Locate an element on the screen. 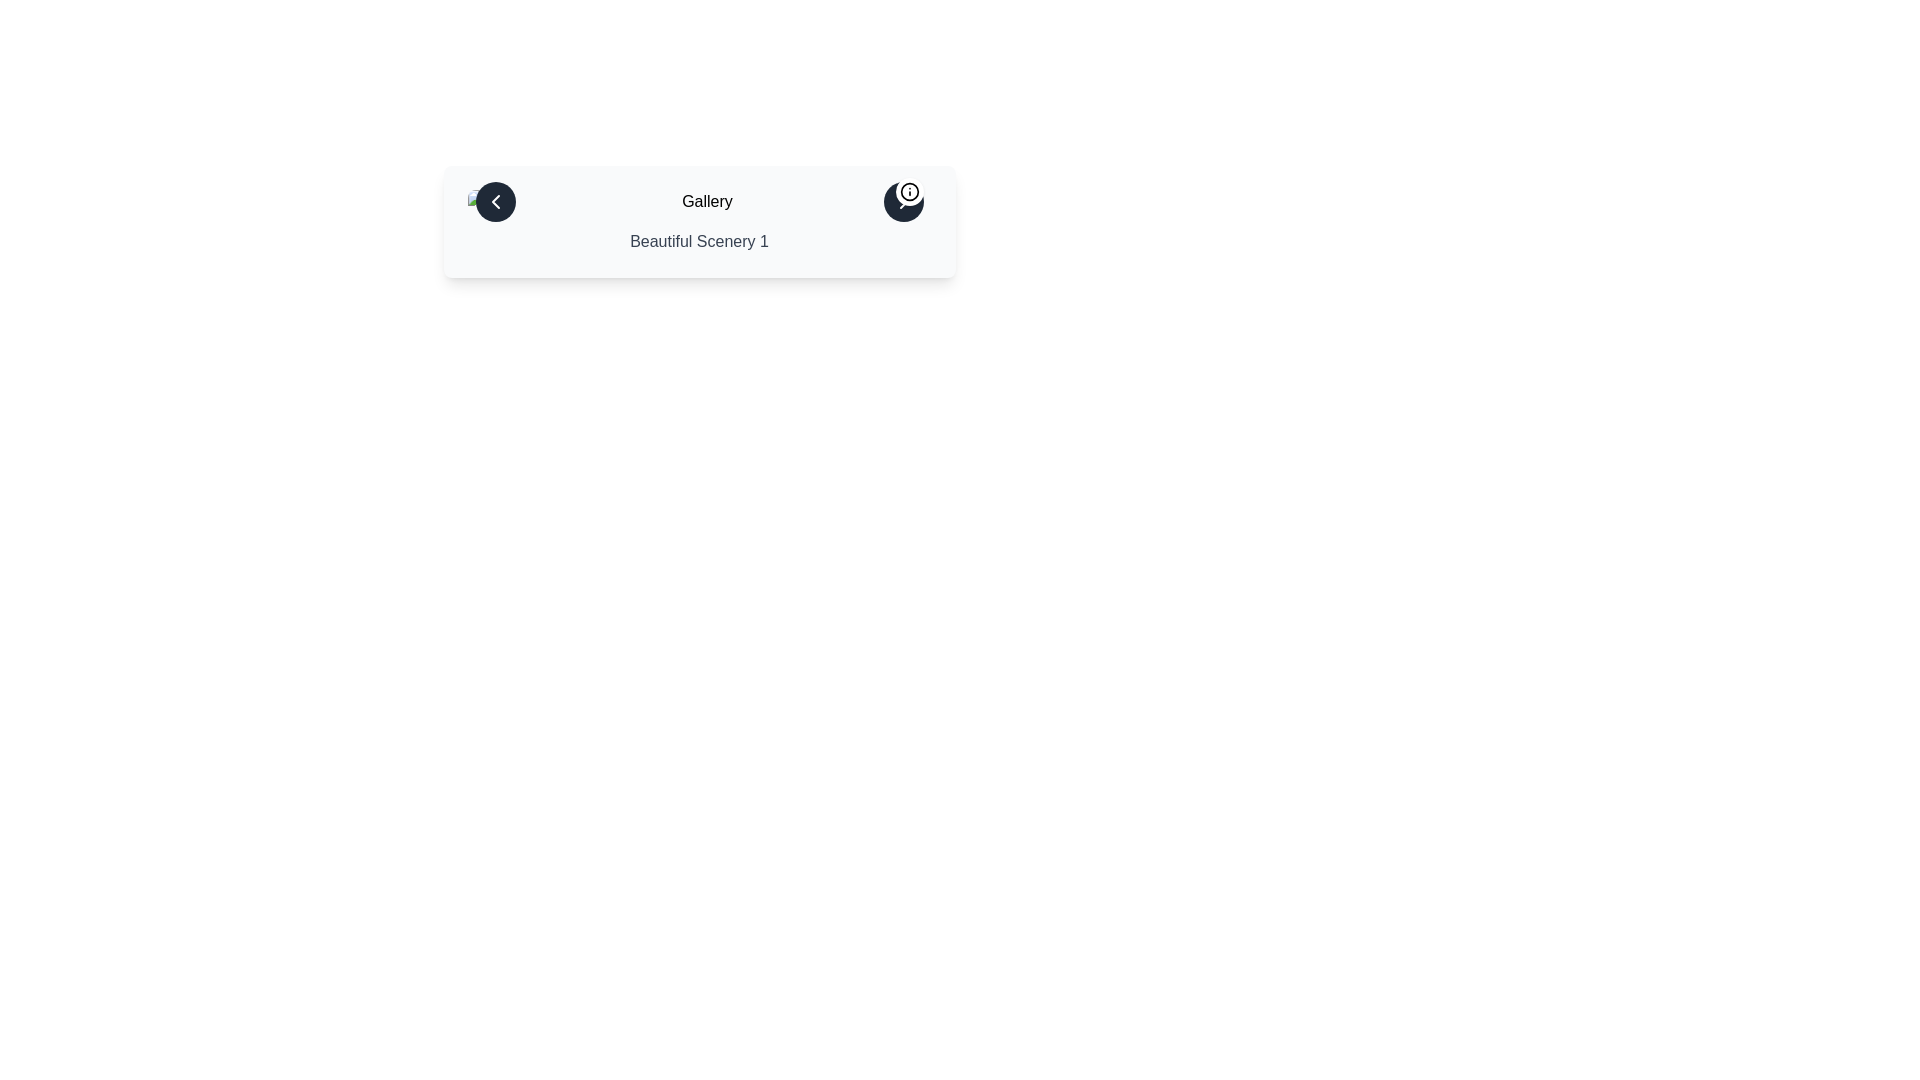  the rightward-pointing chevron arrow icon to trigger a tooltip or state change is located at coordinates (902, 201).